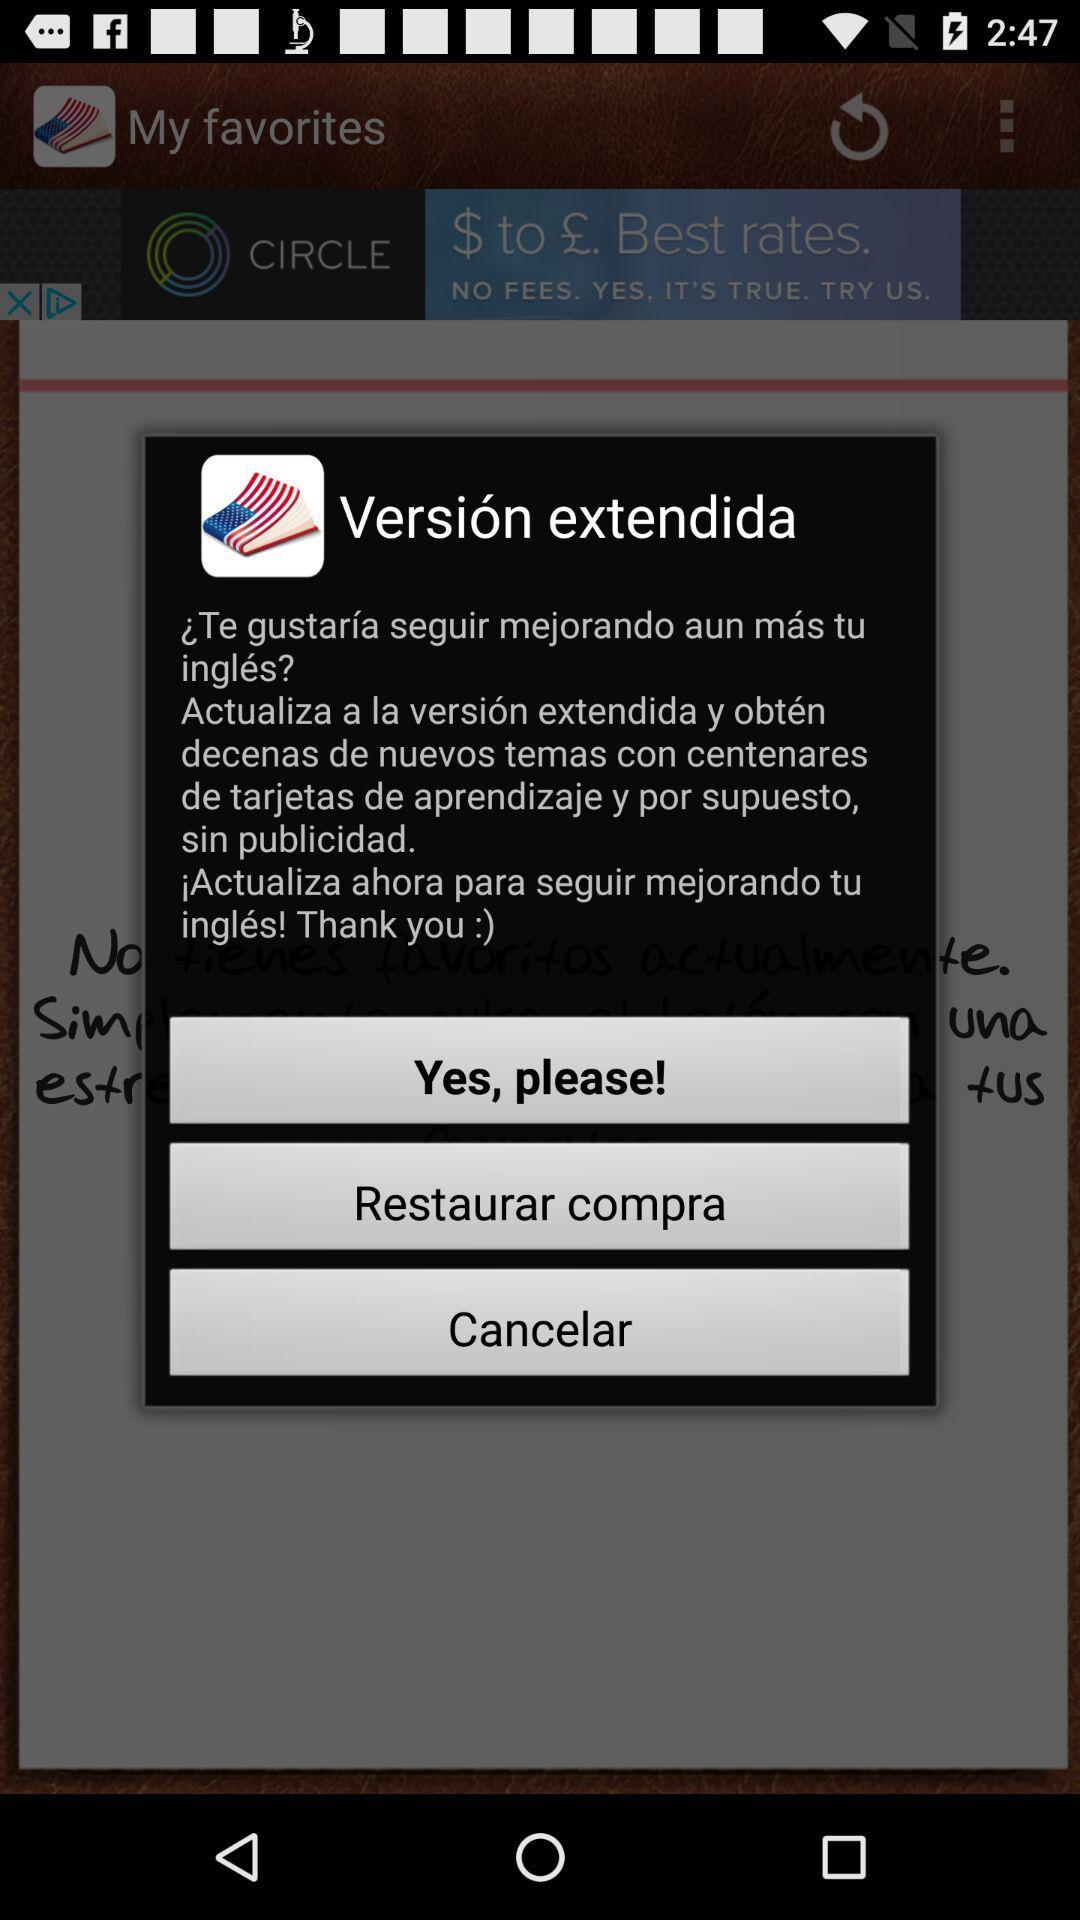 The height and width of the screenshot is (1920, 1080). What do you see at coordinates (540, 1075) in the screenshot?
I see `button above restaurar compra icon` at bounding box center [540, 1075].